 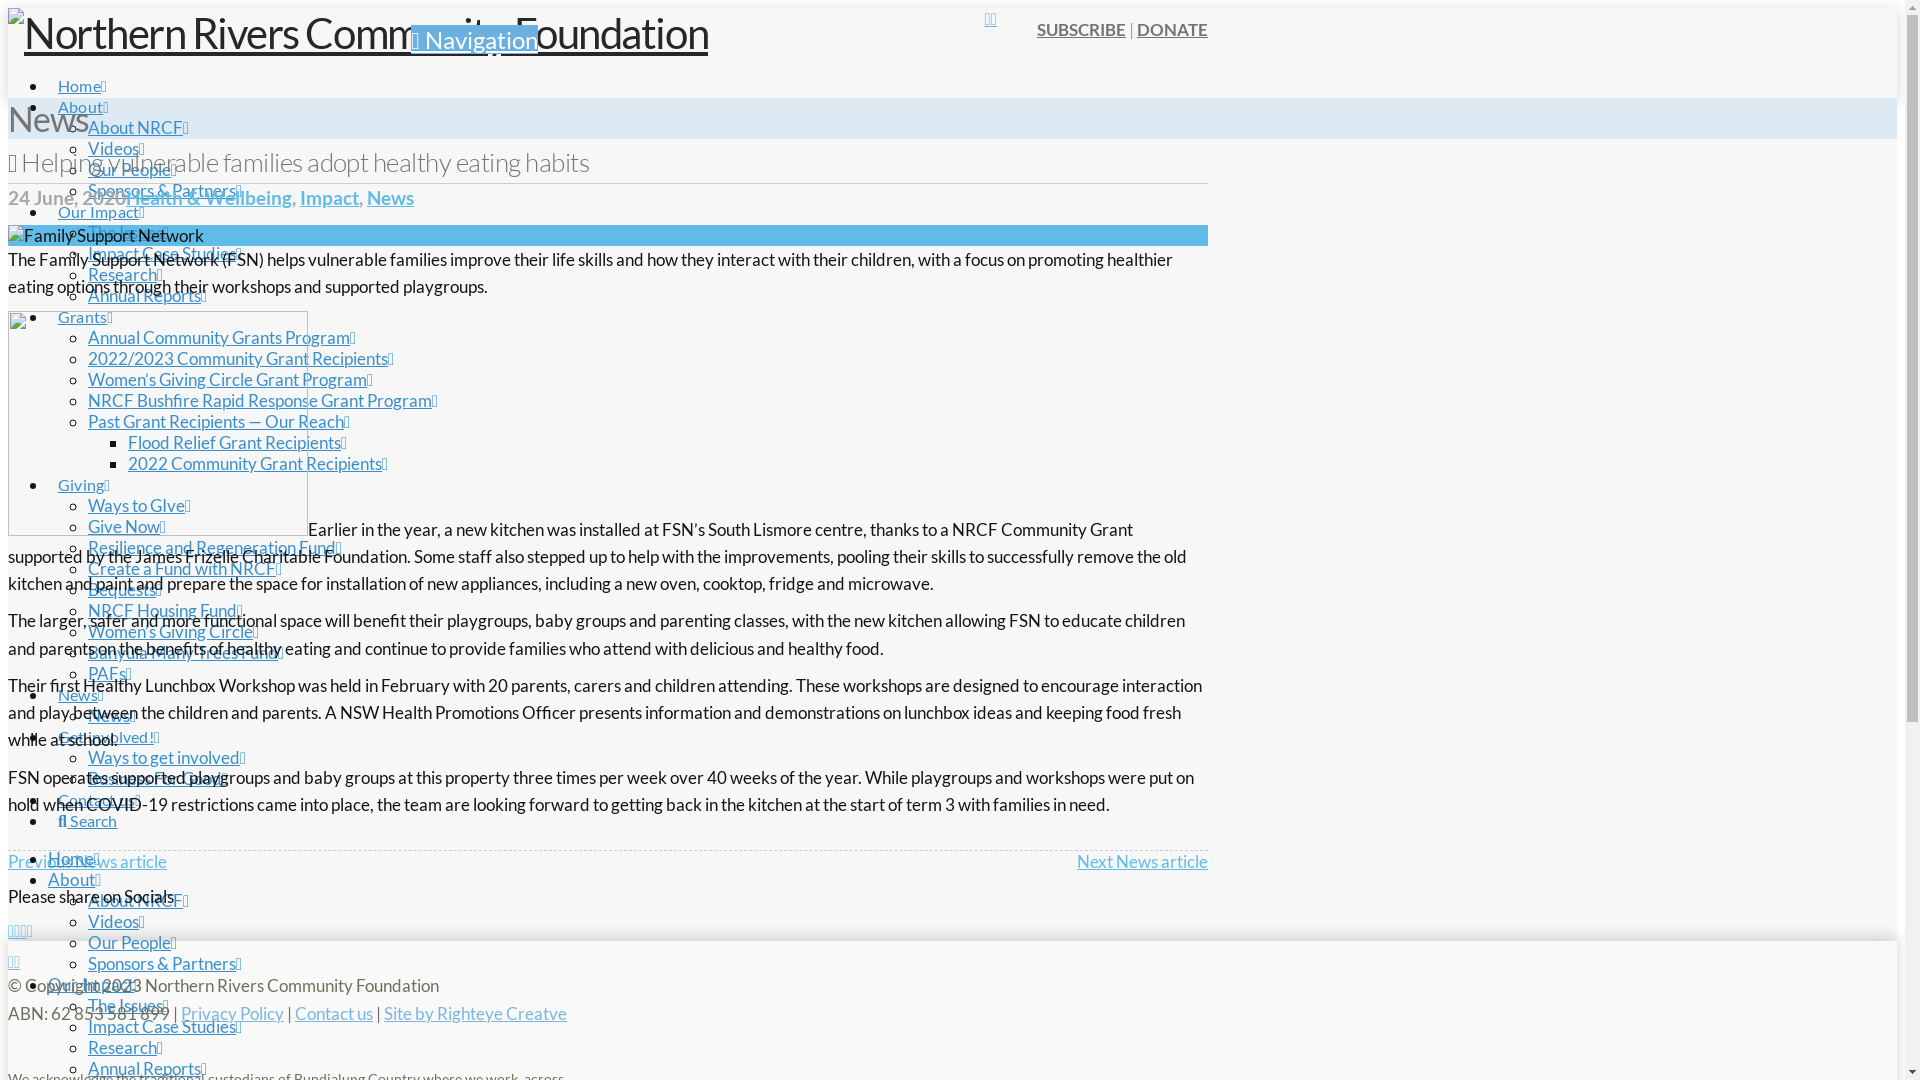 What do you see at coordinates (146, 1067) in the screenshot?
I see `'Annual Reports'` at bounding box center [146, 1067].